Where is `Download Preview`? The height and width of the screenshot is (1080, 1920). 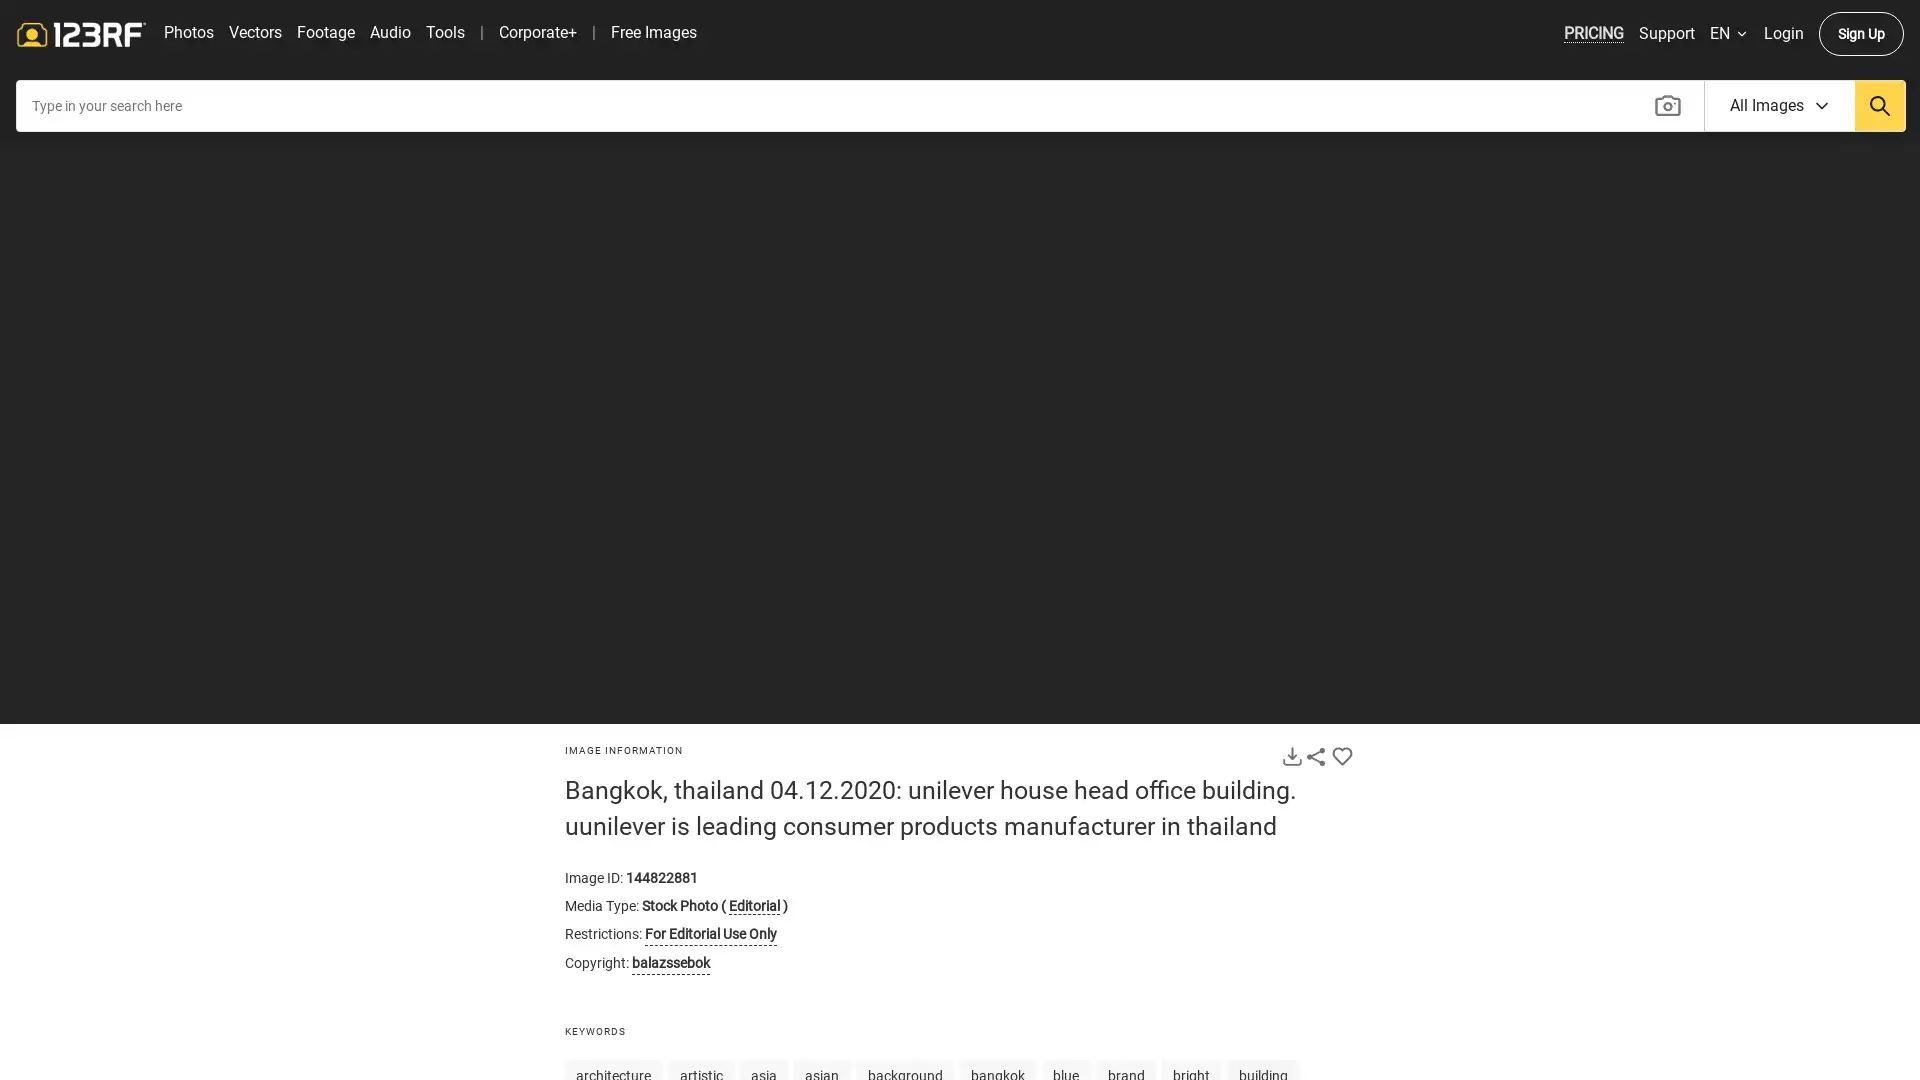 Download Preview is located at coordinates (1292, 826).